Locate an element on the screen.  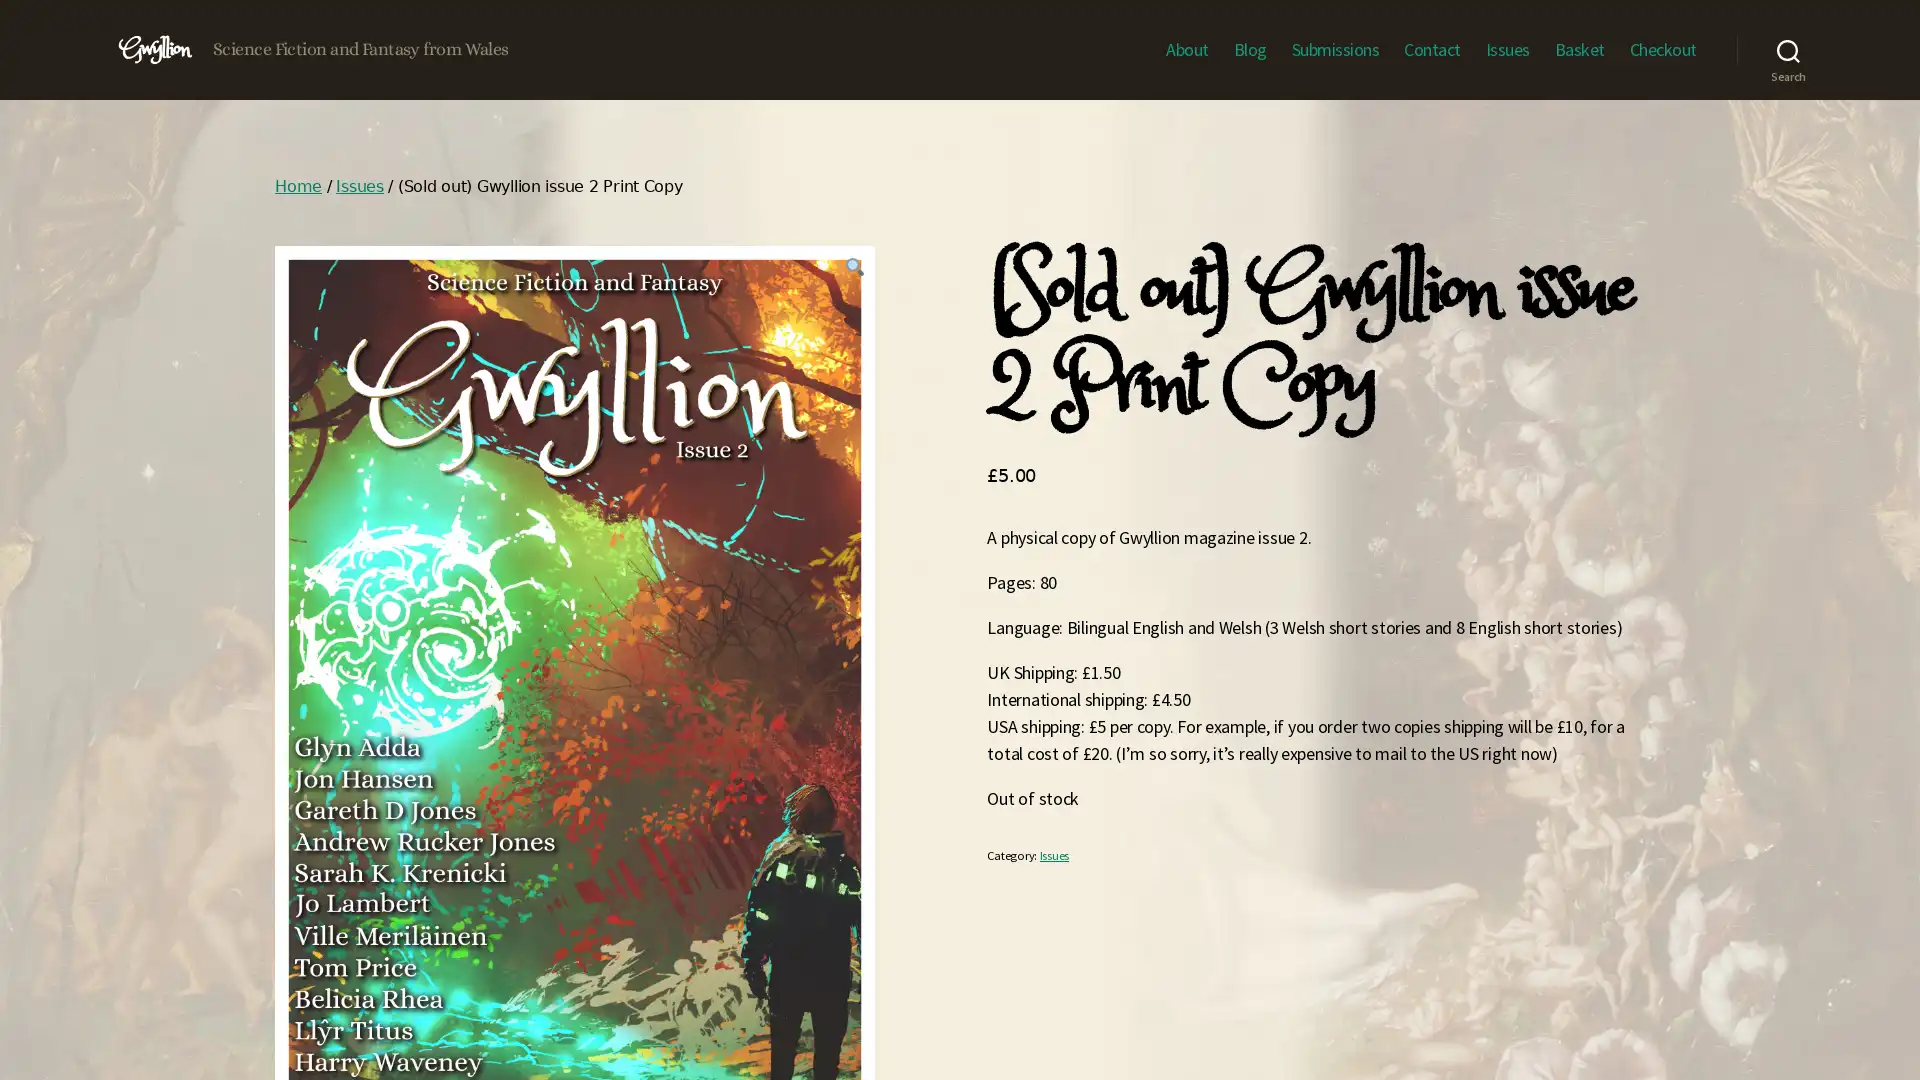
Search is located at coordinates (1788, 49).